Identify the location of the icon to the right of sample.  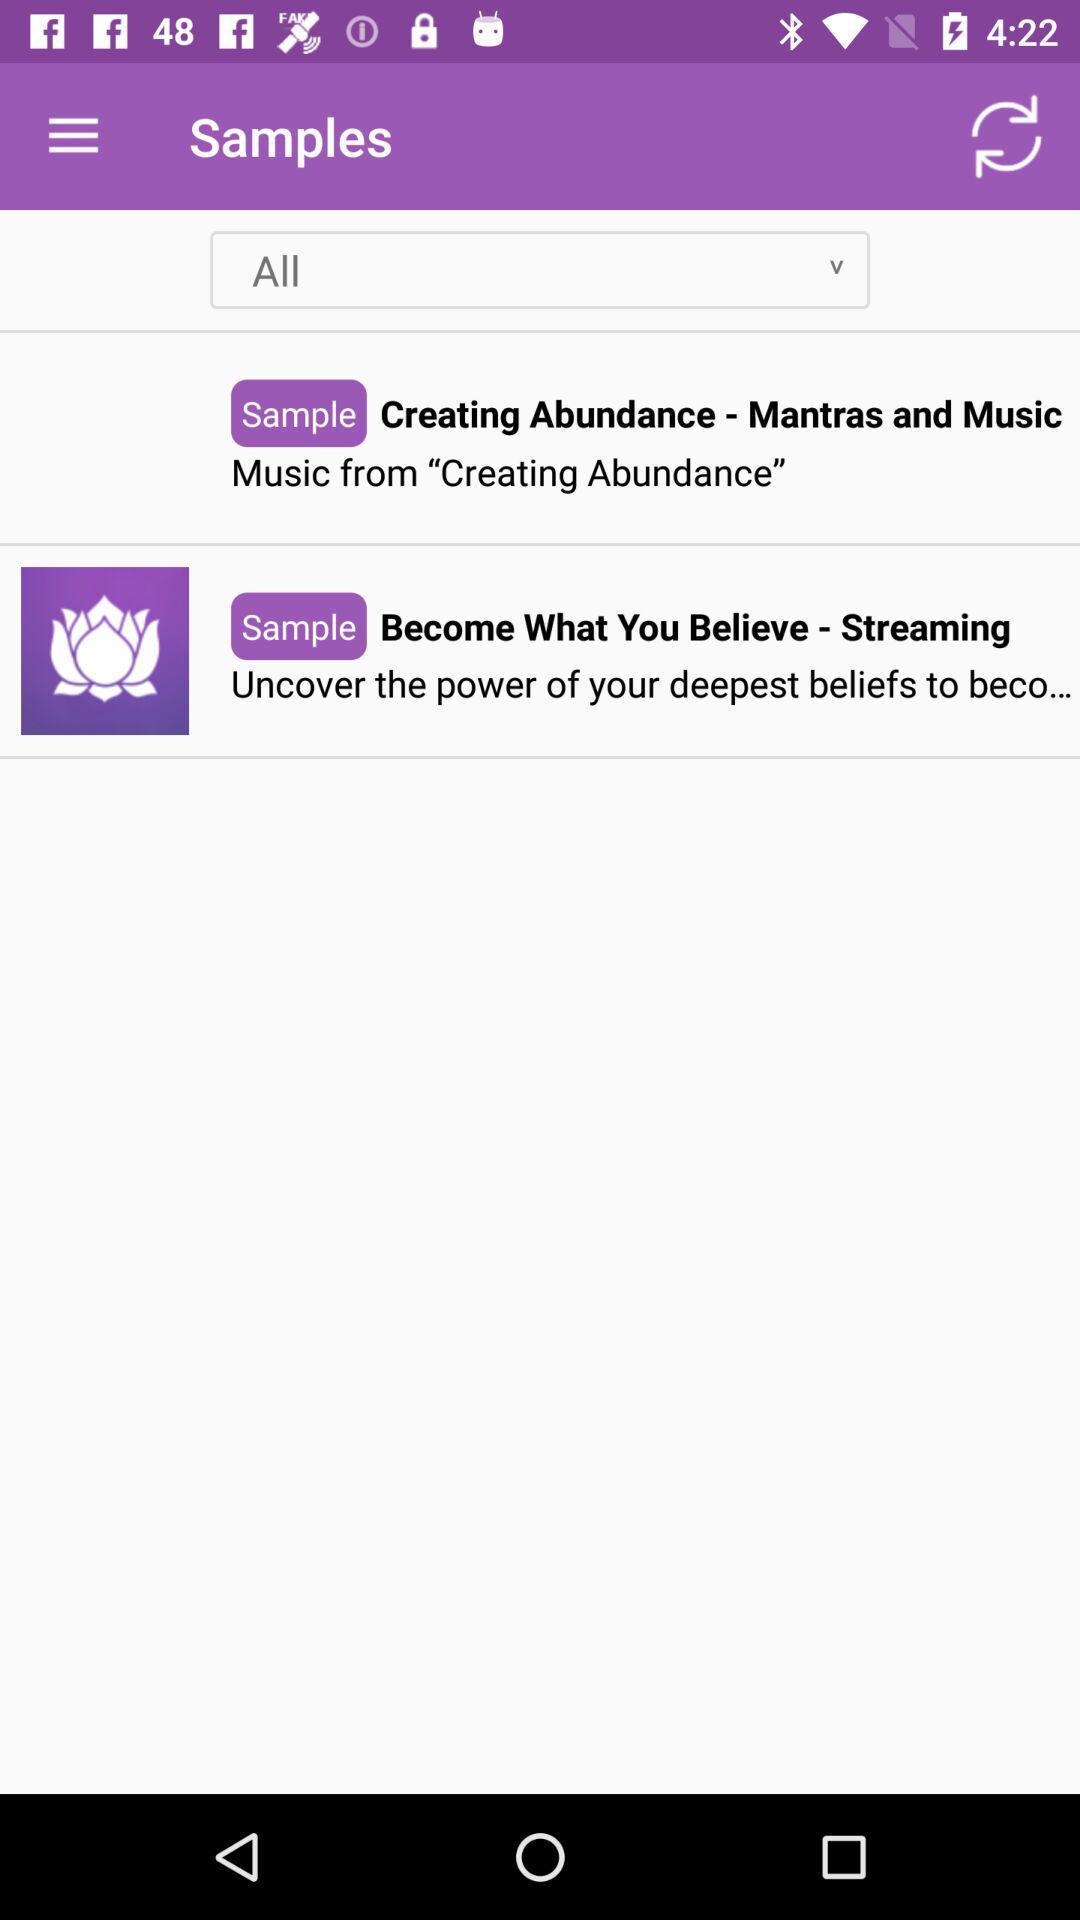
(694, 625).